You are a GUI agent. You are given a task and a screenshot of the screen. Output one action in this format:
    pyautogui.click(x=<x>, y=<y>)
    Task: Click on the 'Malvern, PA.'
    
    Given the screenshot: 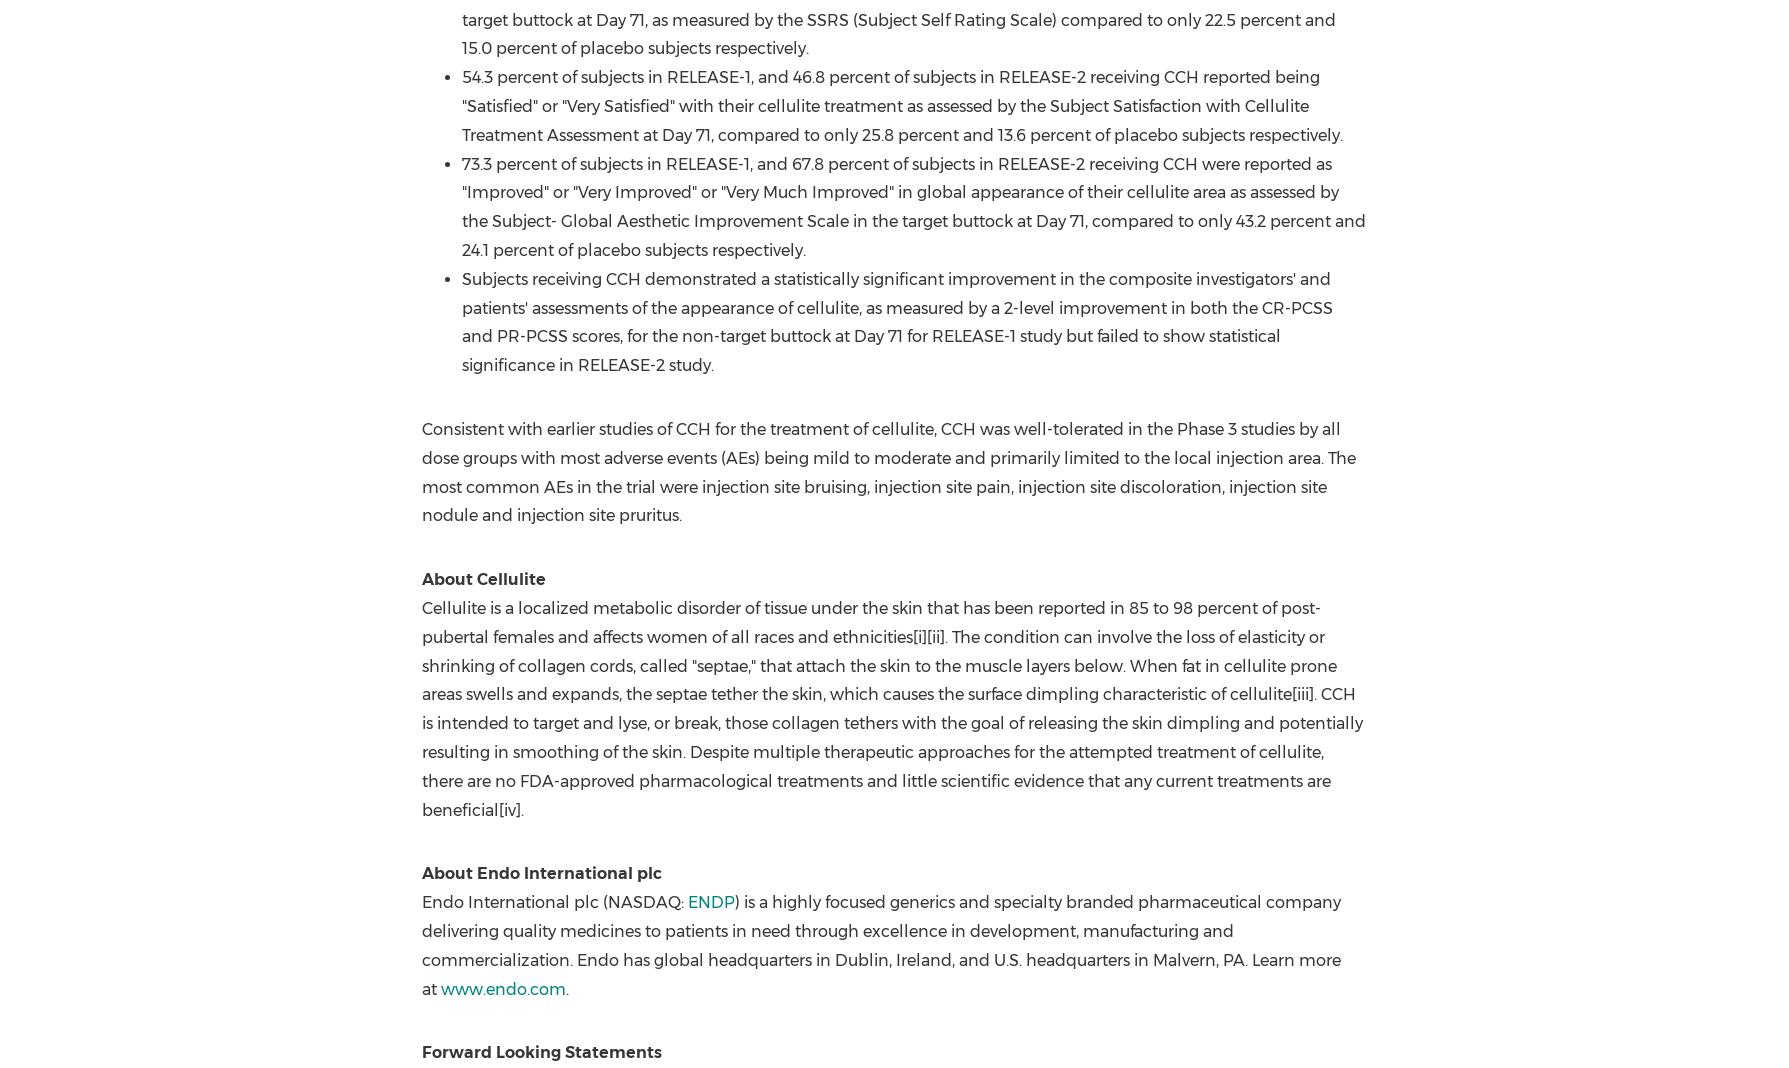 What is the action you would take?
    pyautogui.click(x=1152, y=959)
    